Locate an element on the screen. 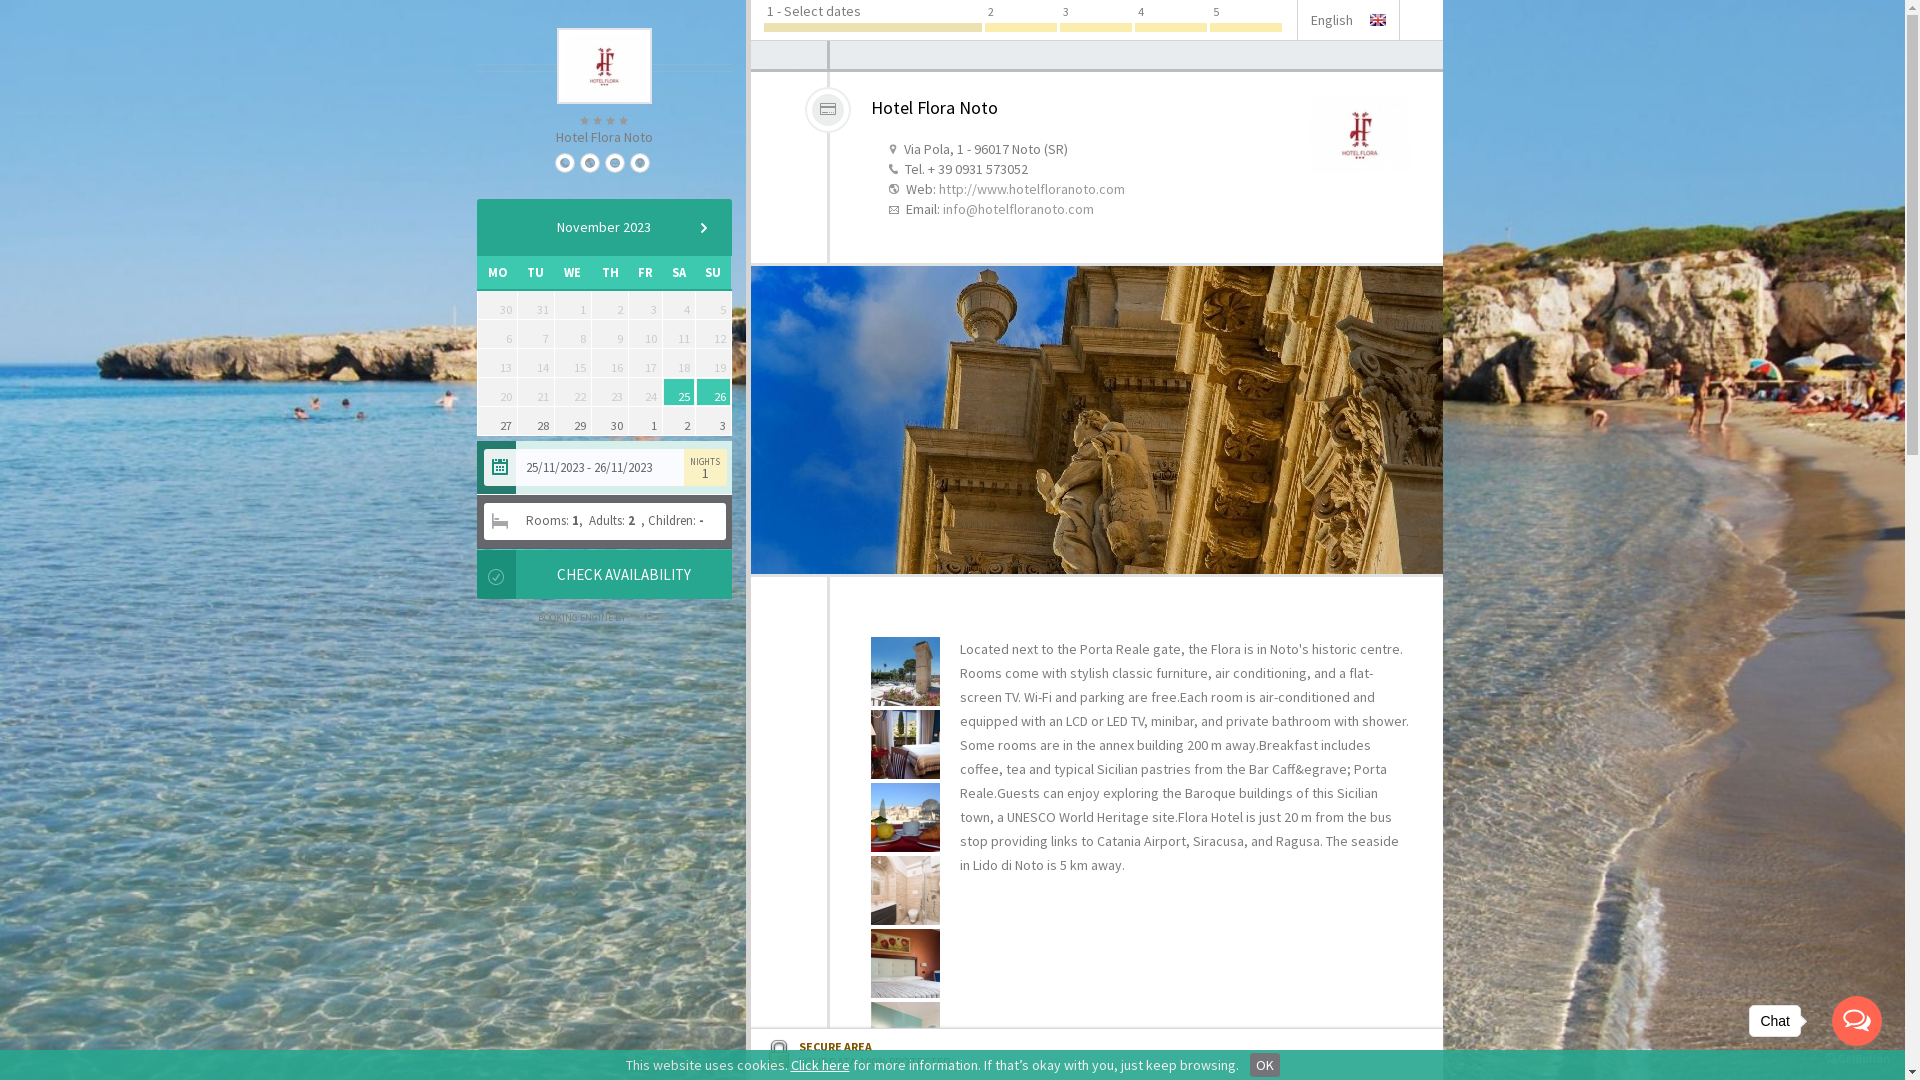 The width and height of the screenshot is (1920, 1080). '26' is located at coordinates (696, 392).